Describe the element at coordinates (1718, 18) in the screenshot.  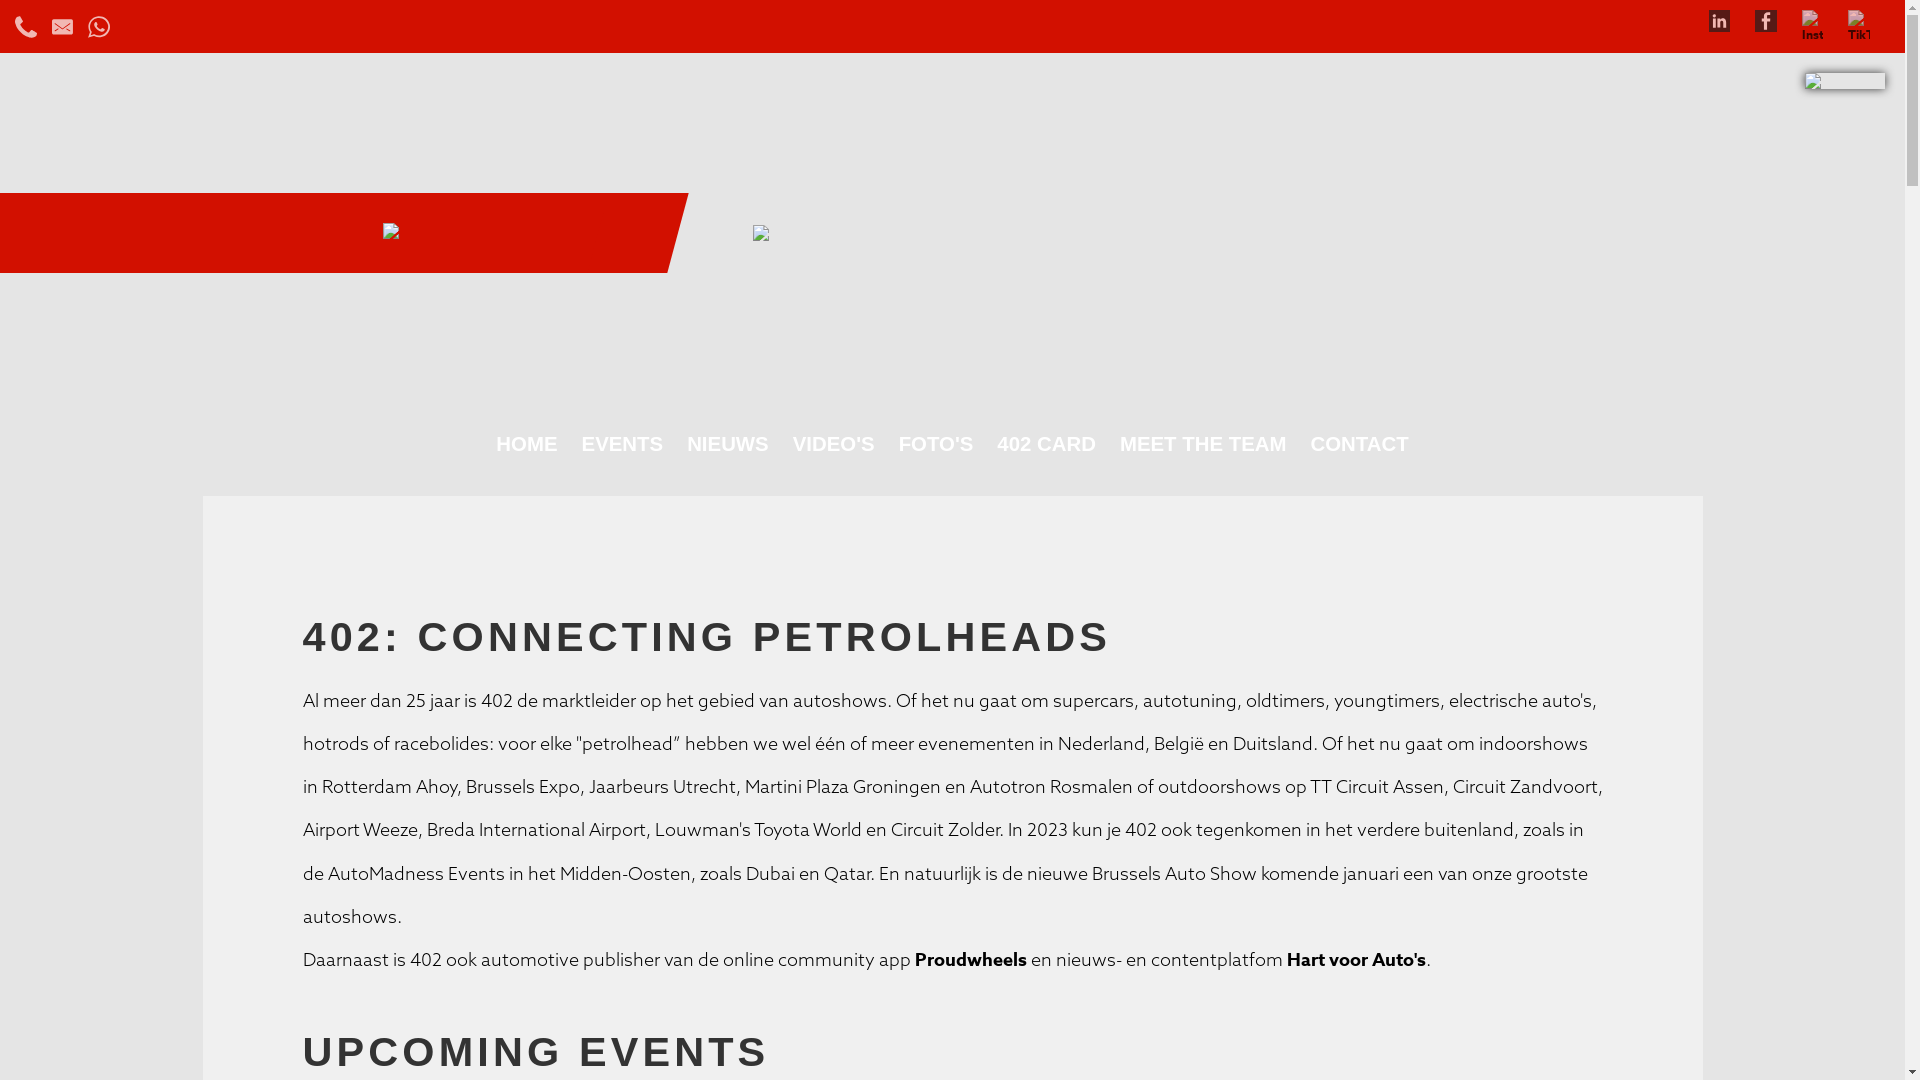
I see `'LinkedIN'` at that location.